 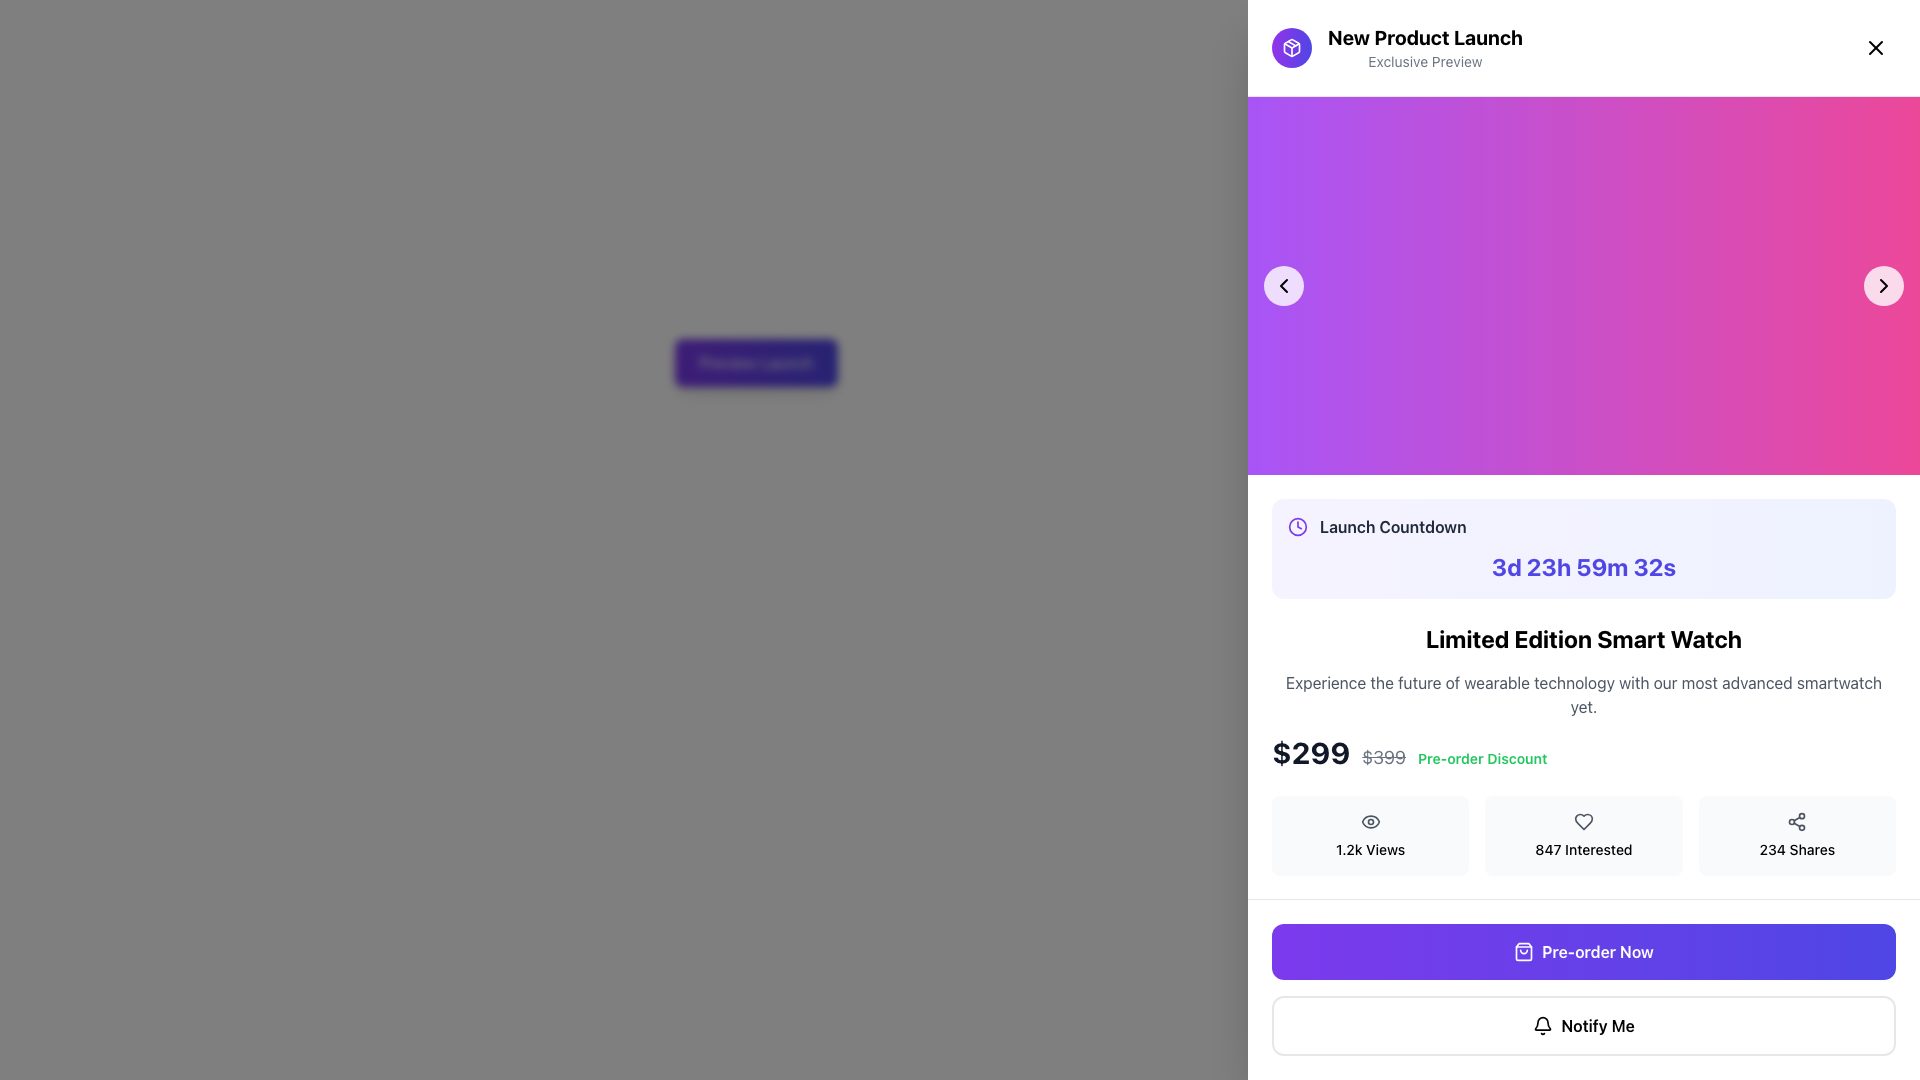 What do you see at coordinates (1797, 836) in the screenshot?
I see `the Informative card displaying '234 Shares', which is a rectangular box with a light gray background and a shared network icon, located in the third column of the grid layout` at bounding box center [1797, 836].